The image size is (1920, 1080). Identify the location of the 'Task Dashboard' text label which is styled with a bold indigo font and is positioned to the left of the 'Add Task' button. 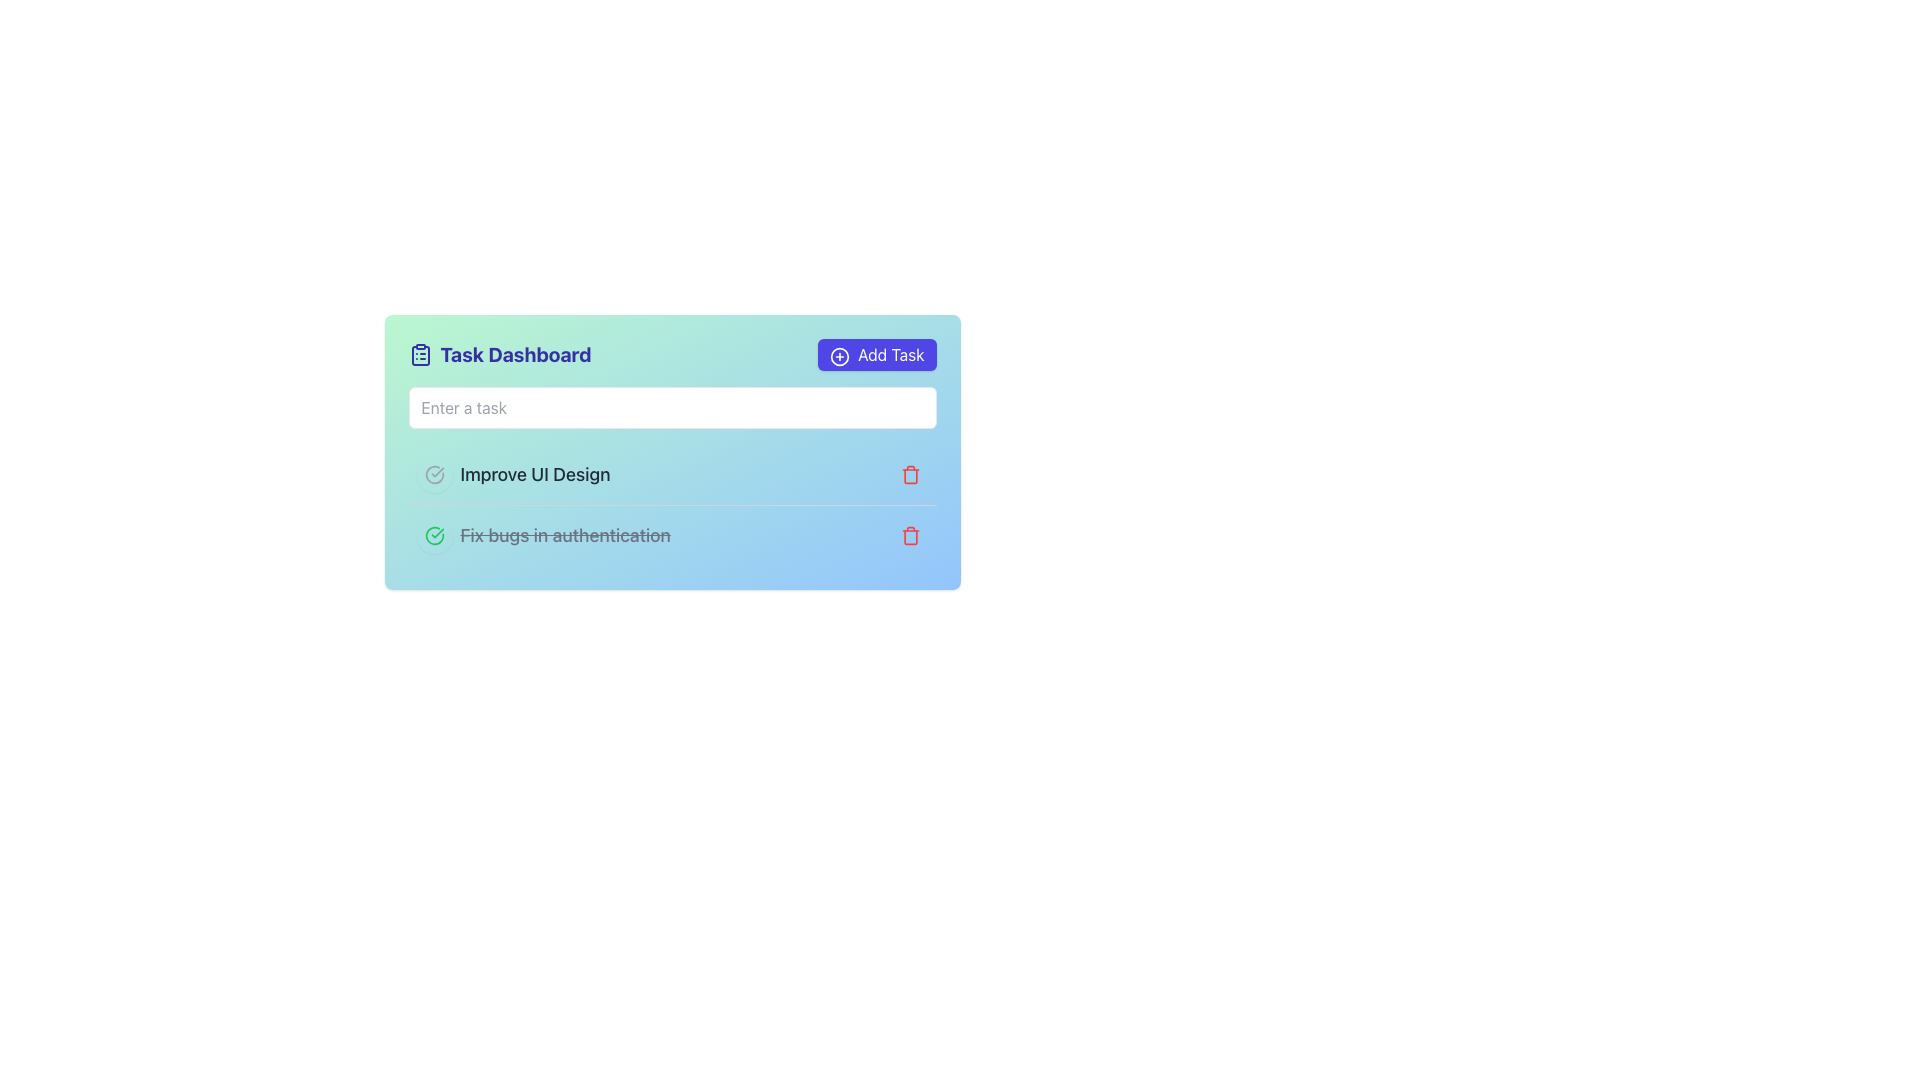
(499, 353).